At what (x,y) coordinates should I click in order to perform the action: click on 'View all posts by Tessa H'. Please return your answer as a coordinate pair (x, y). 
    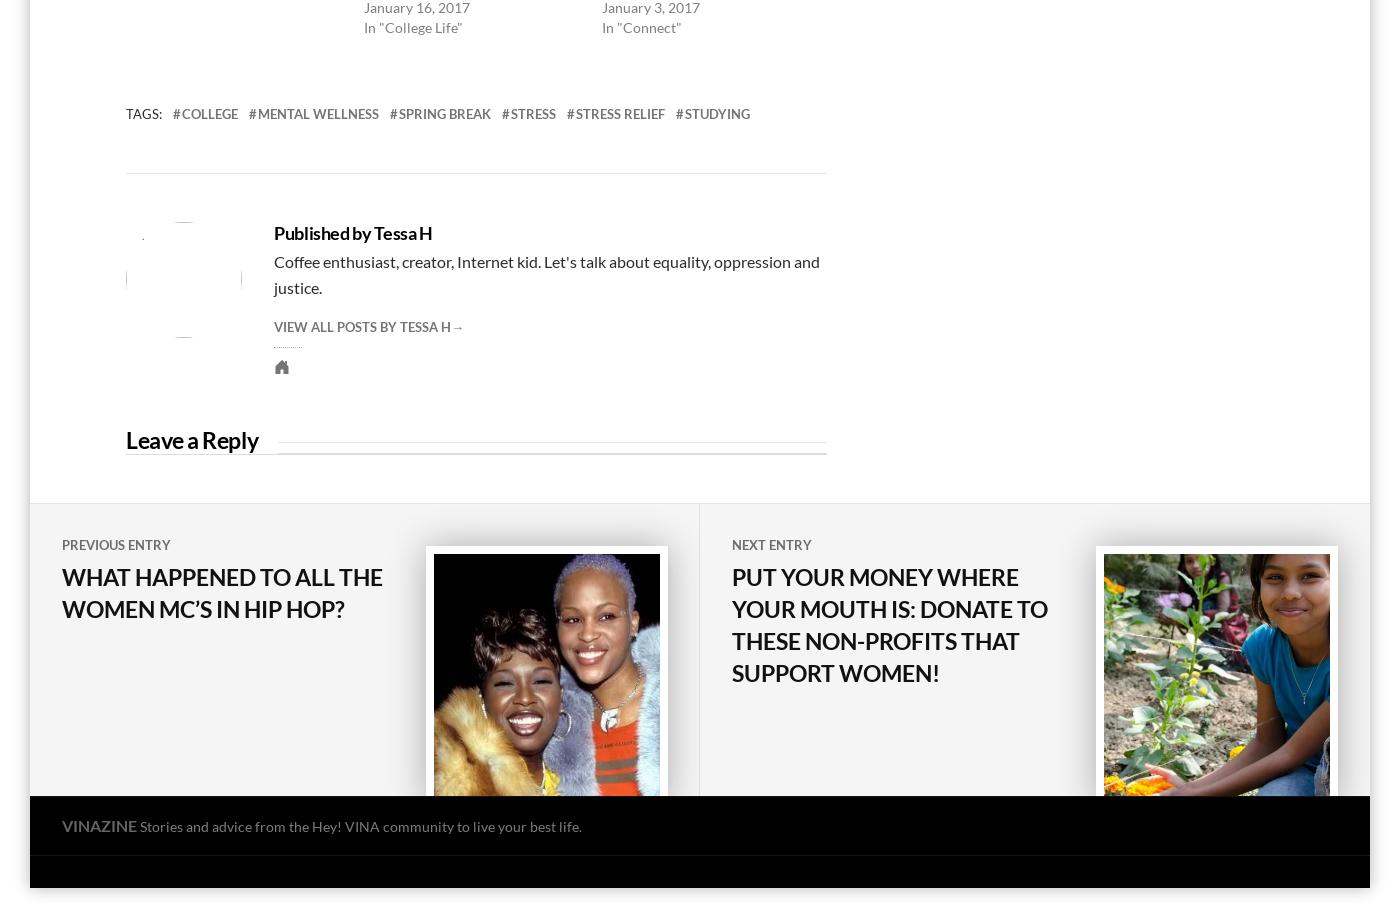
    Looking at the image, I should click on (273, 327).